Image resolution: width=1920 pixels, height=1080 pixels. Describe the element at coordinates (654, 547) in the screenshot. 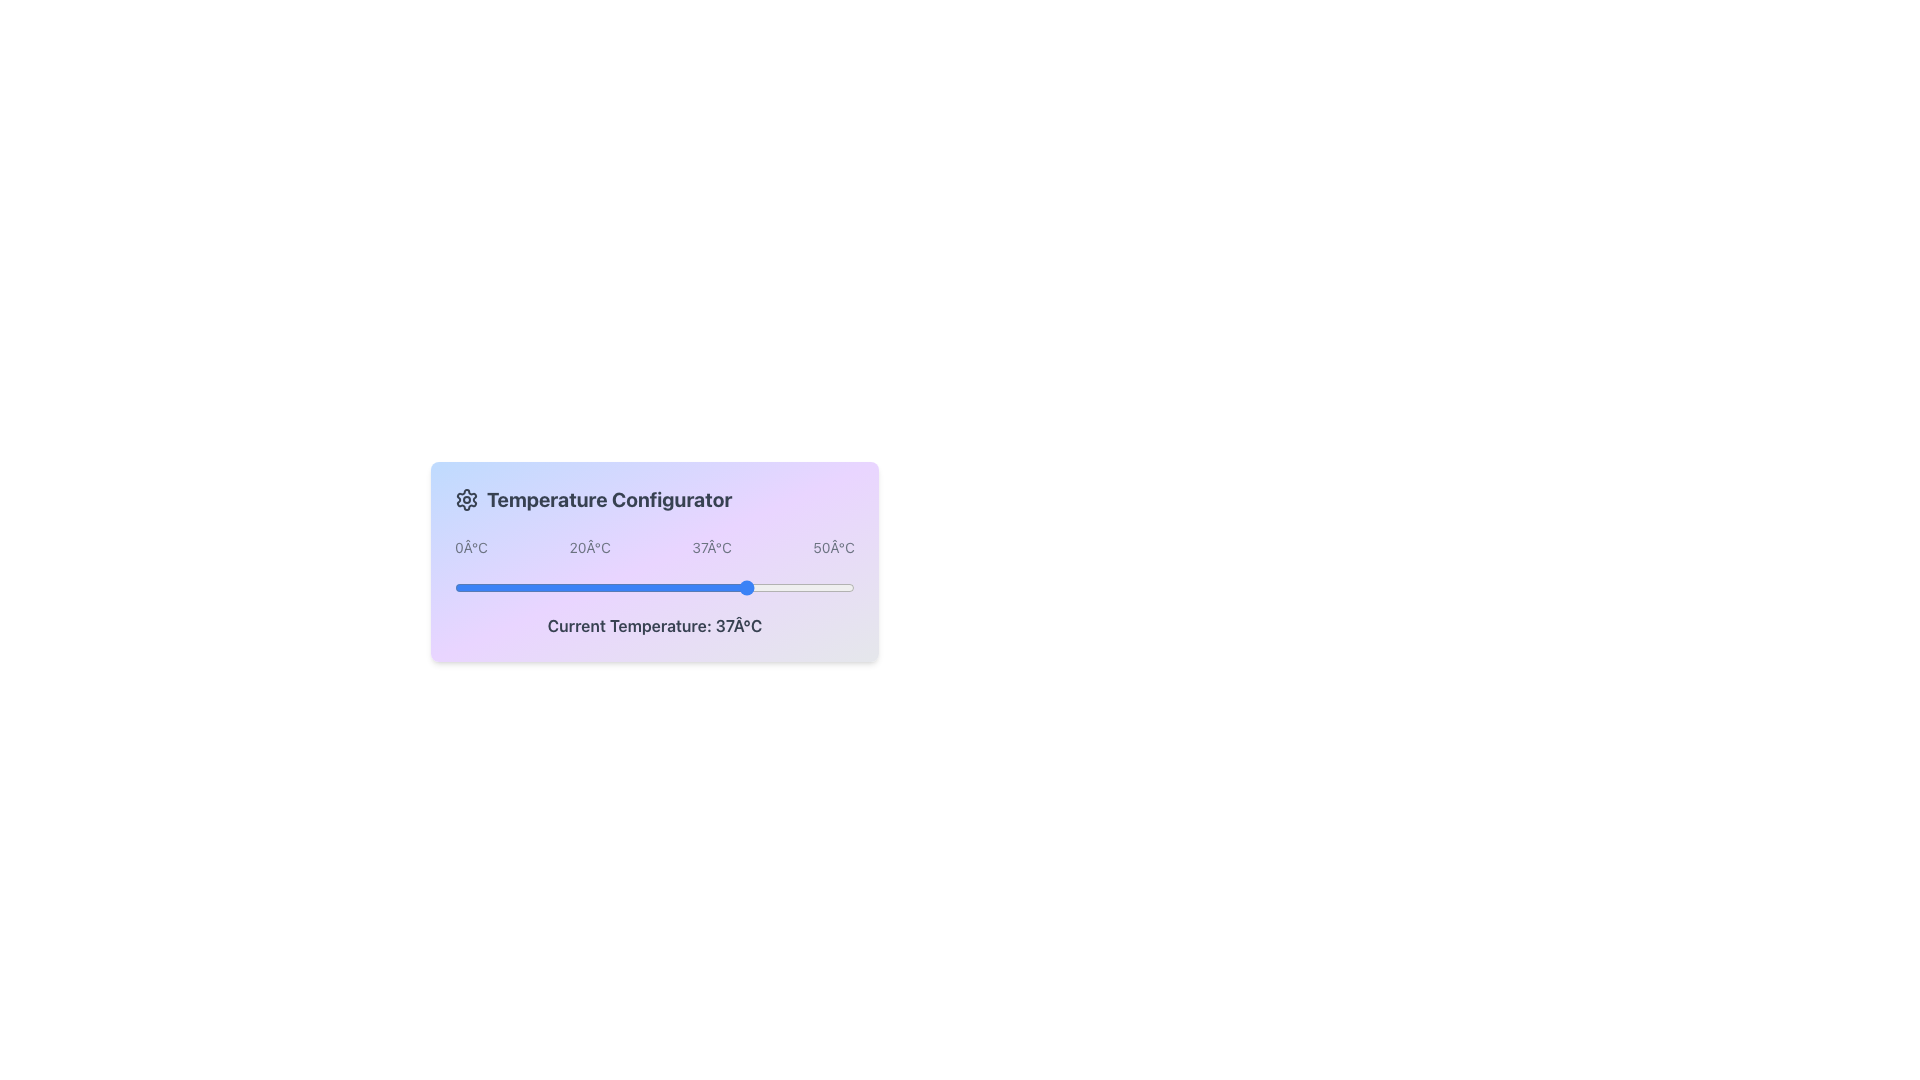

I see `the horizontal layout of temperature labels '0°C', '20°C', '37°C', and '50°C' which is styled in gray against a light gradient background, positioned above a range slider` at that location.